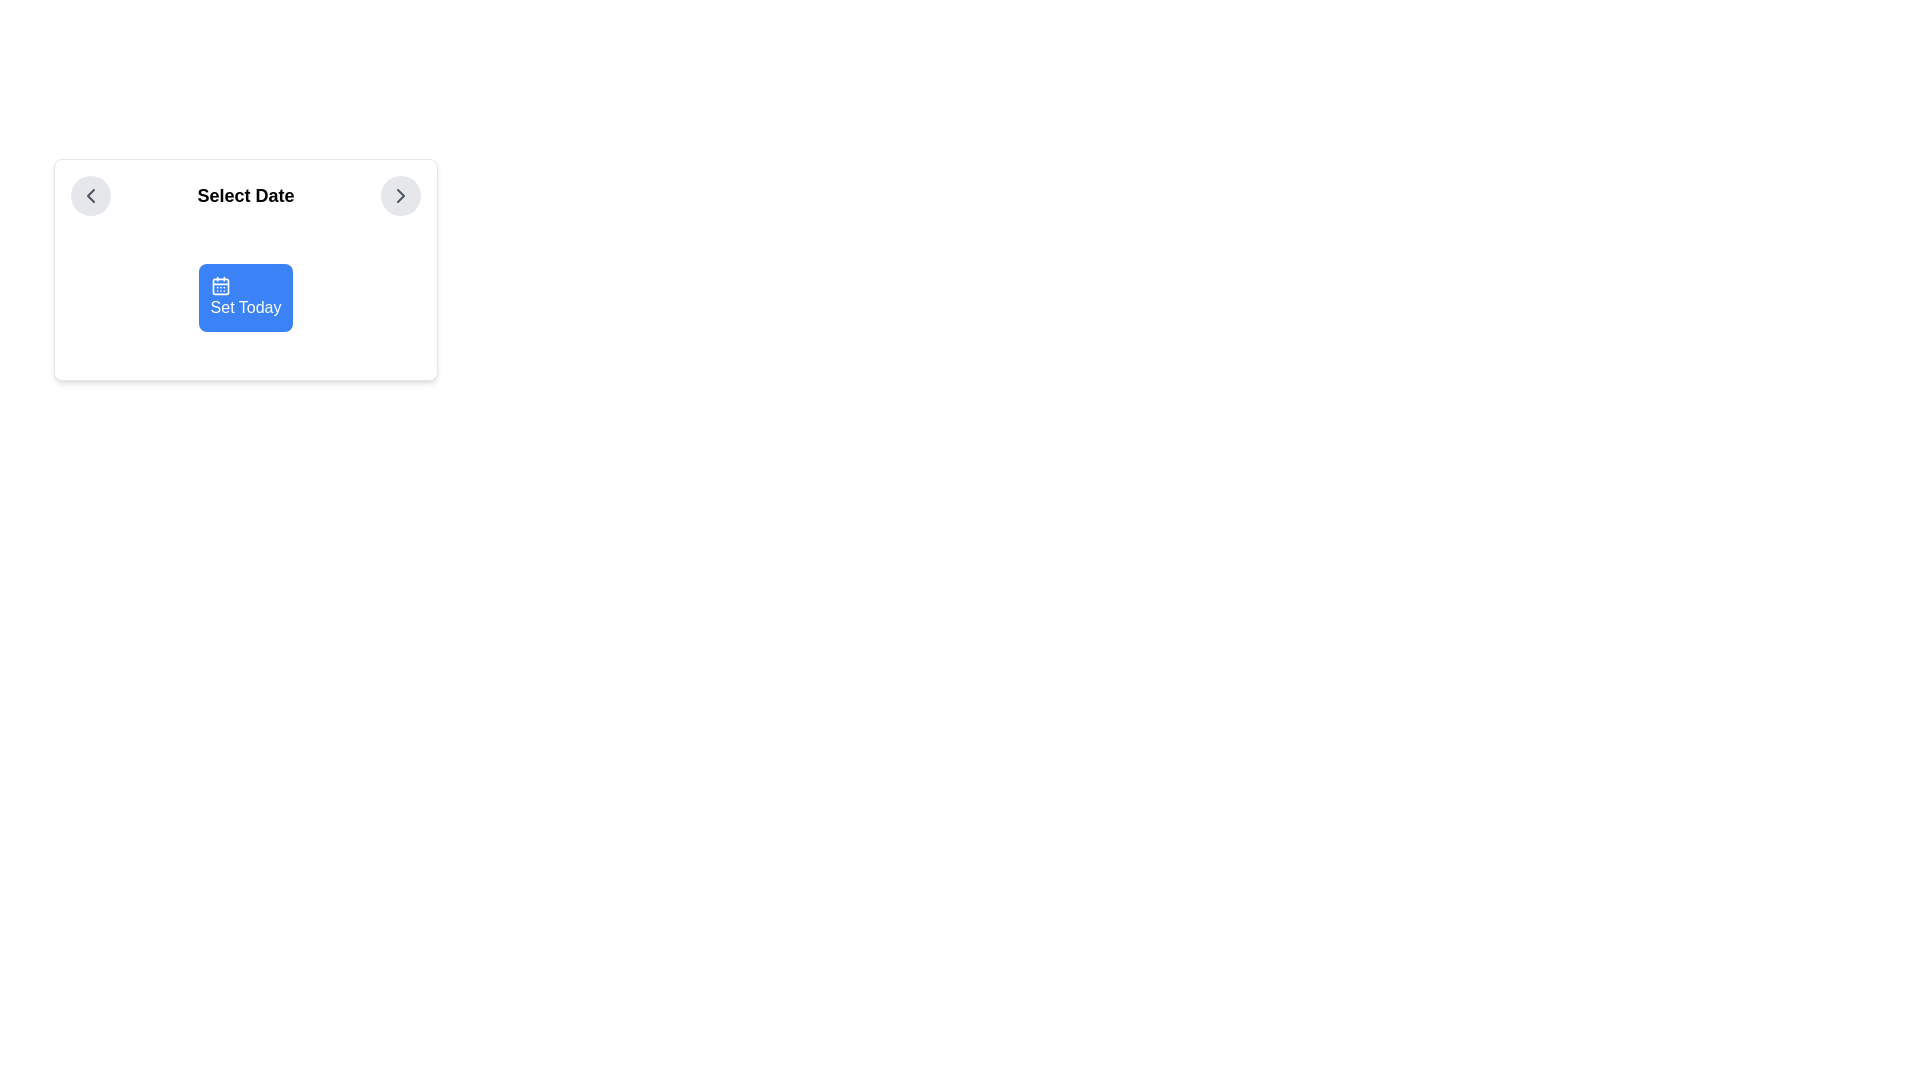  I want to click on the button located beneath the header 'Select Date' to assign the current date to a specific purpose or selection, so click(244, 297).